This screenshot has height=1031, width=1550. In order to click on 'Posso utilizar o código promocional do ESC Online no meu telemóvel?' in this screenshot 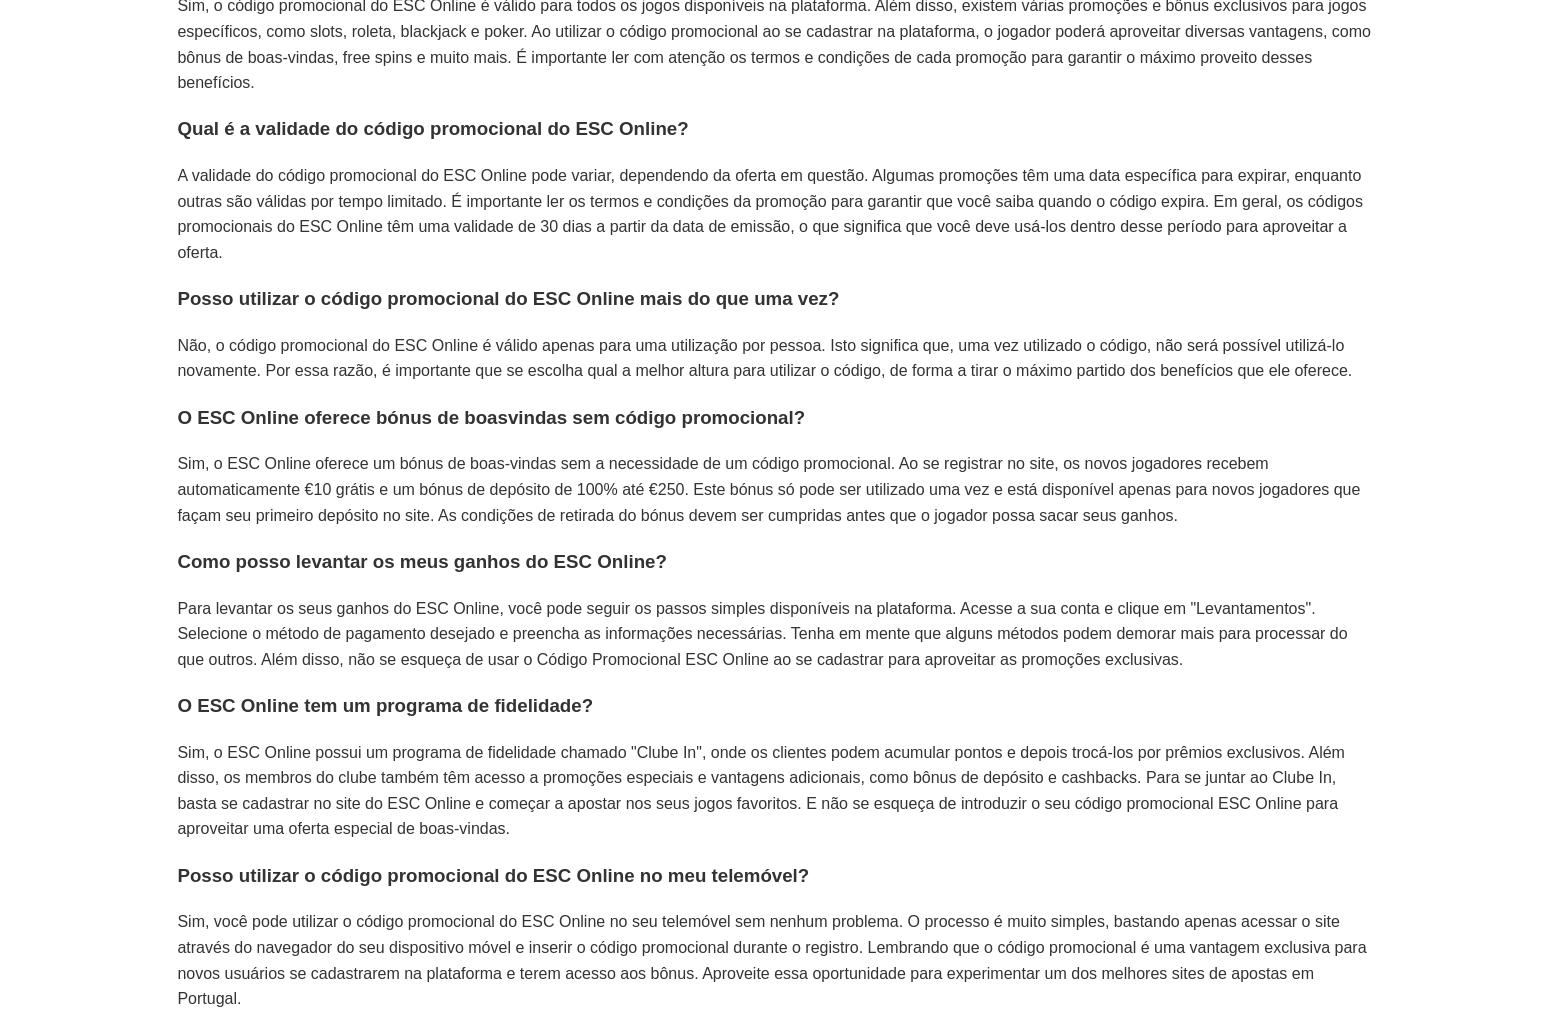, I will do `click(492, 874)`.